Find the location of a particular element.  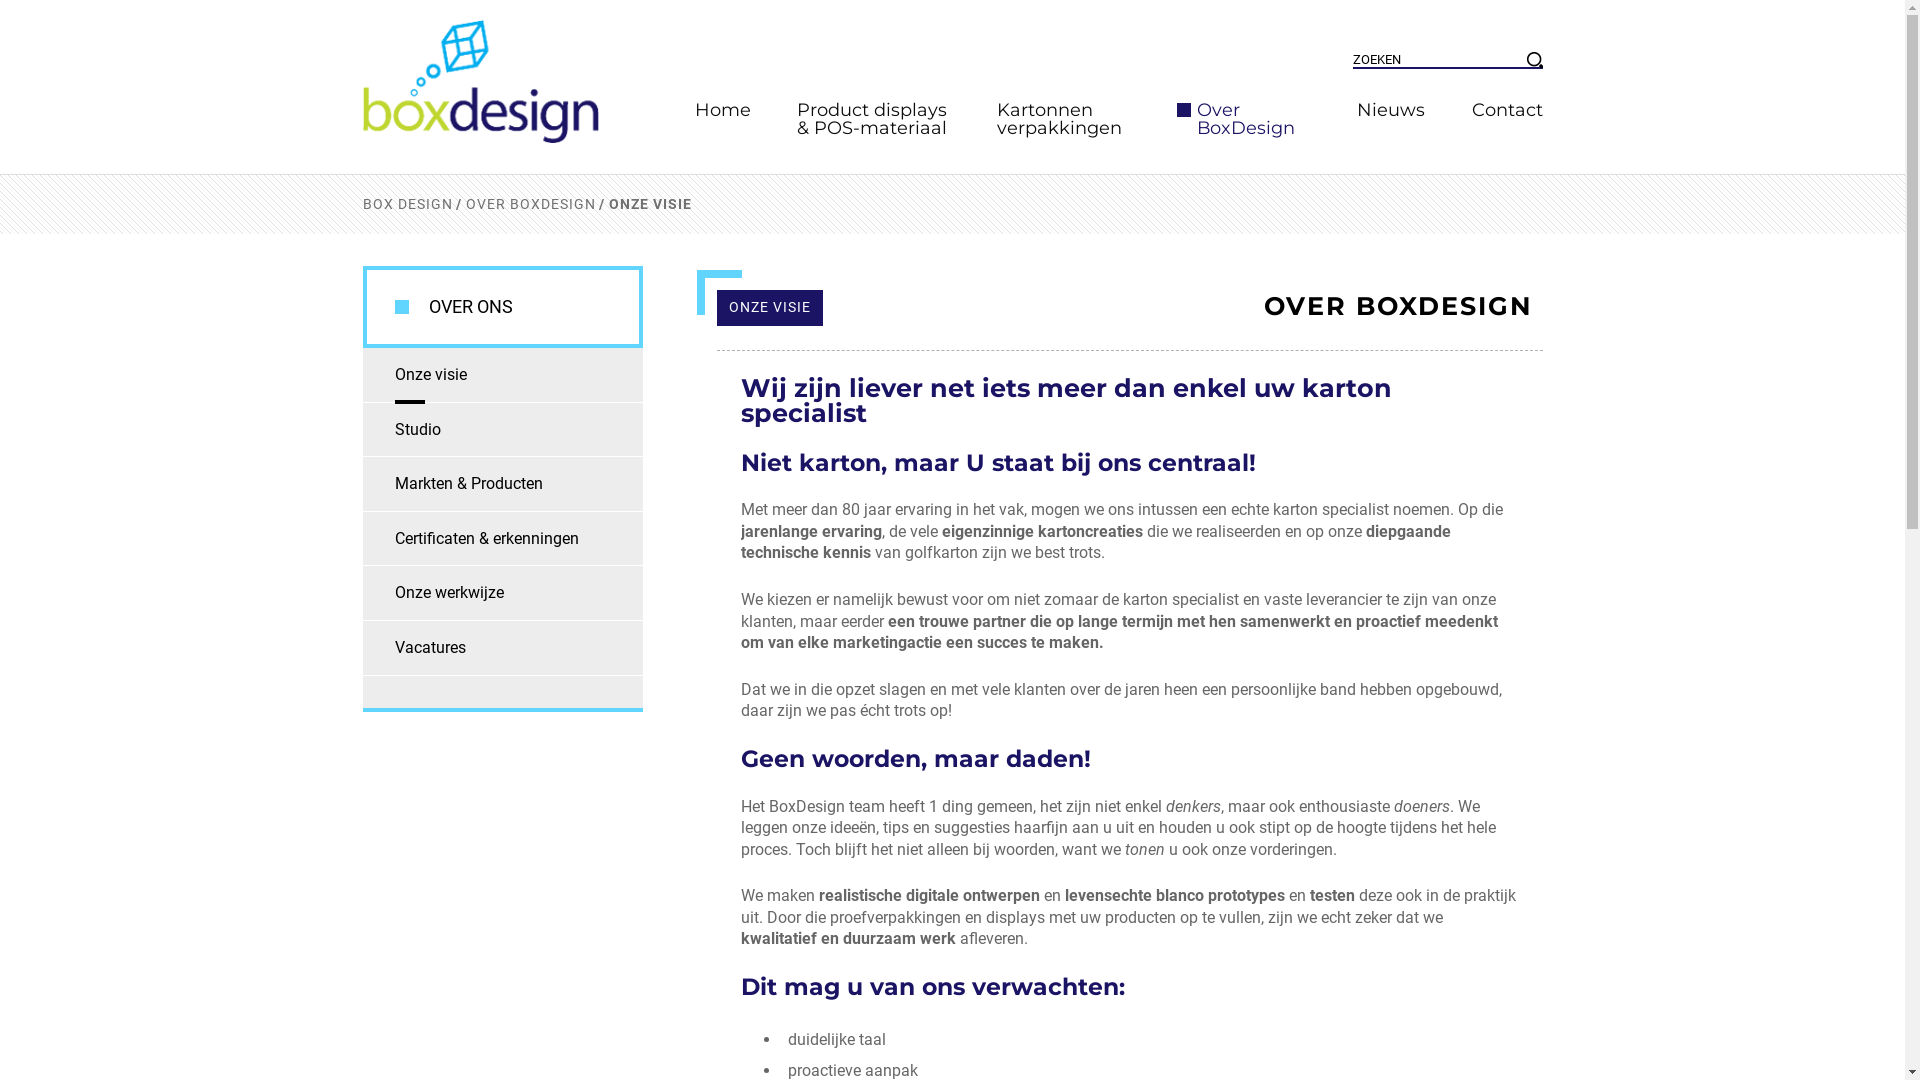

'Vacatures' is located at coordinates (502, 648).